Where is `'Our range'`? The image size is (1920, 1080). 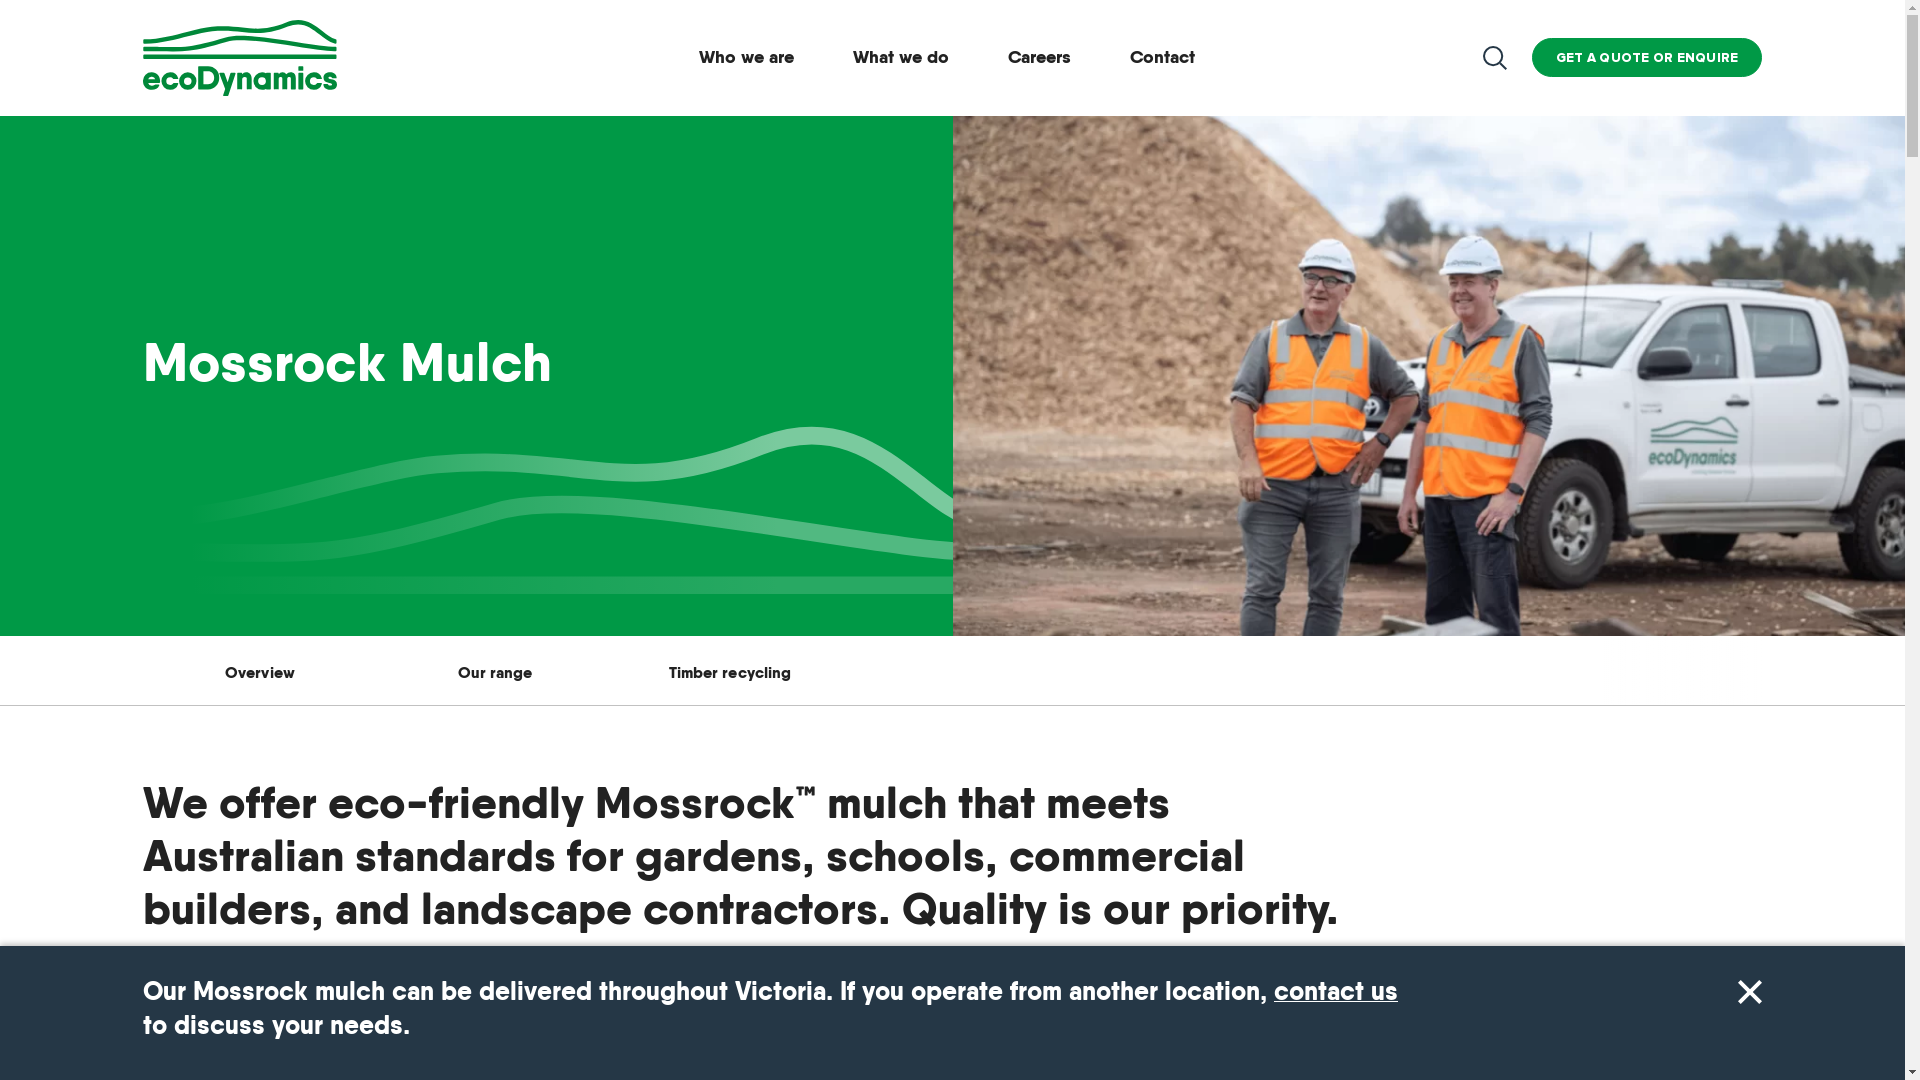 'Our range' is located at coordinates (495, 671).